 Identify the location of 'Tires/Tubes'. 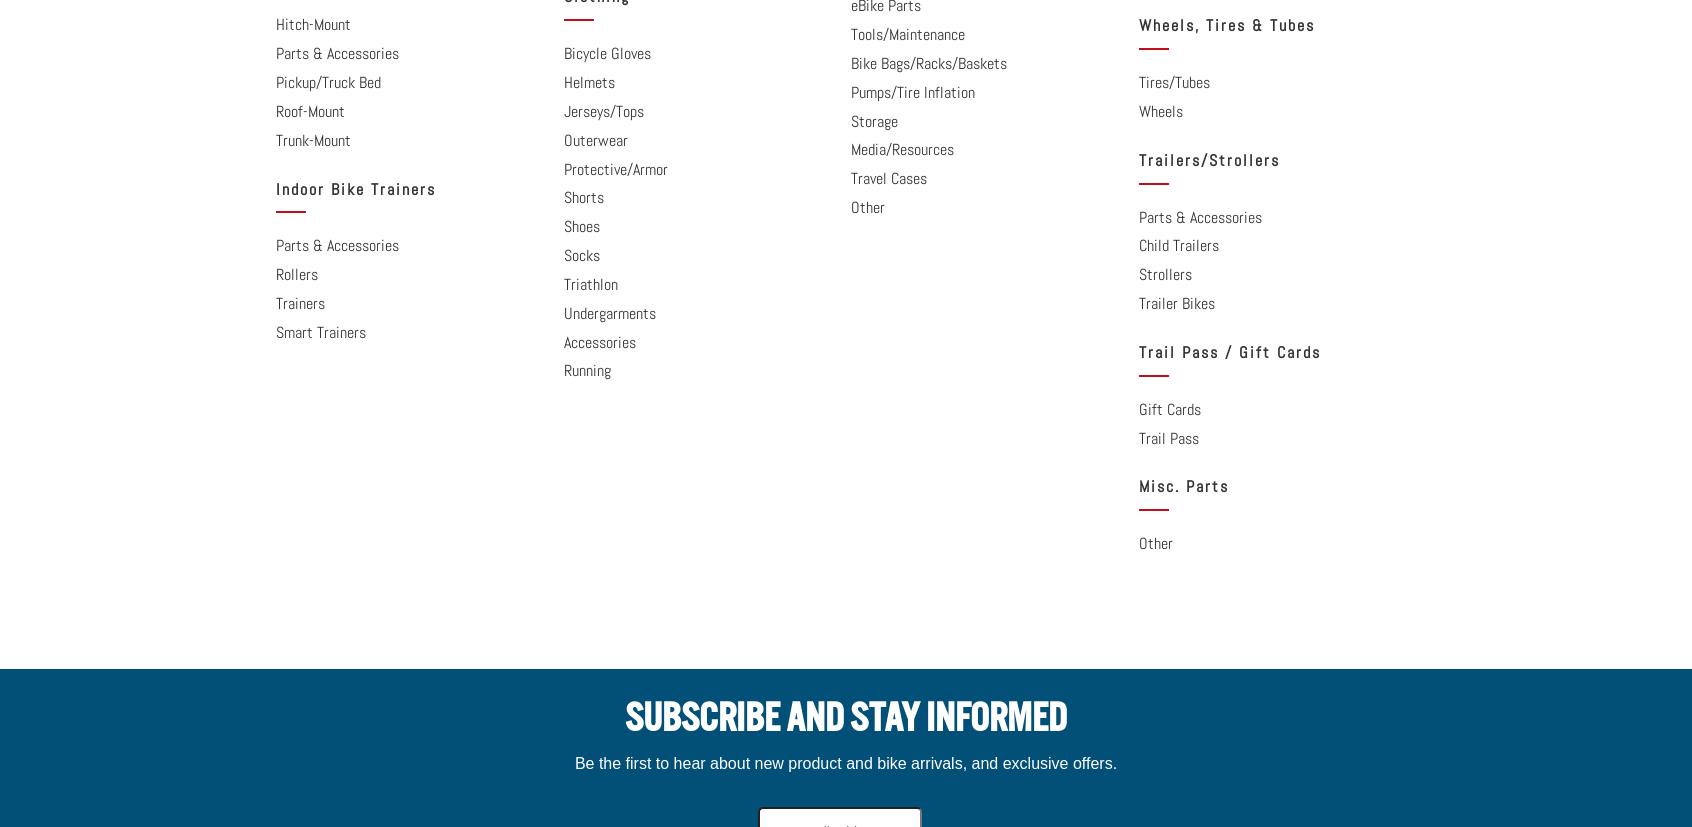
(1172, 82).